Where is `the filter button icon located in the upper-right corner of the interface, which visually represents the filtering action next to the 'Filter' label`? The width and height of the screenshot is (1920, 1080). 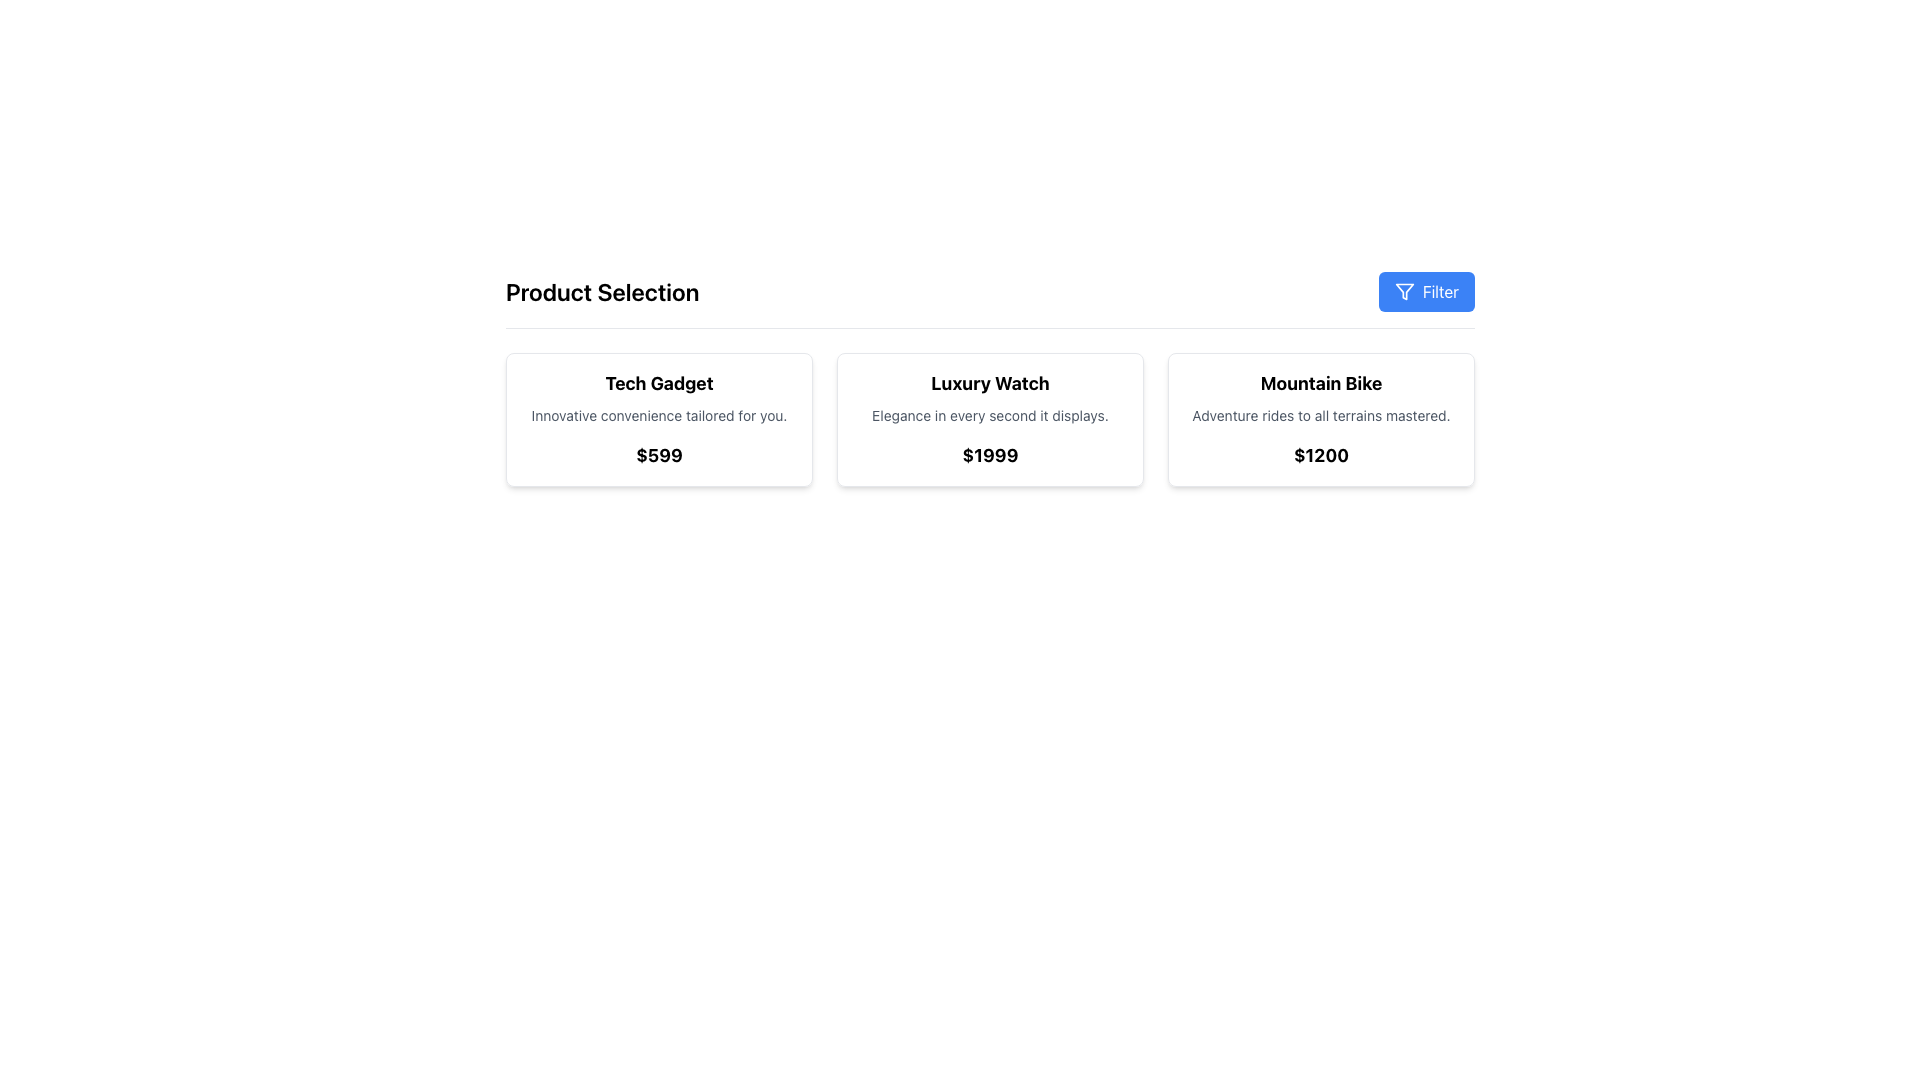 the filter button icon located in the upper-right corner of the interface, which visually represents the filtering action next to the 'Filter' label is located at coordinates (1403, 292).